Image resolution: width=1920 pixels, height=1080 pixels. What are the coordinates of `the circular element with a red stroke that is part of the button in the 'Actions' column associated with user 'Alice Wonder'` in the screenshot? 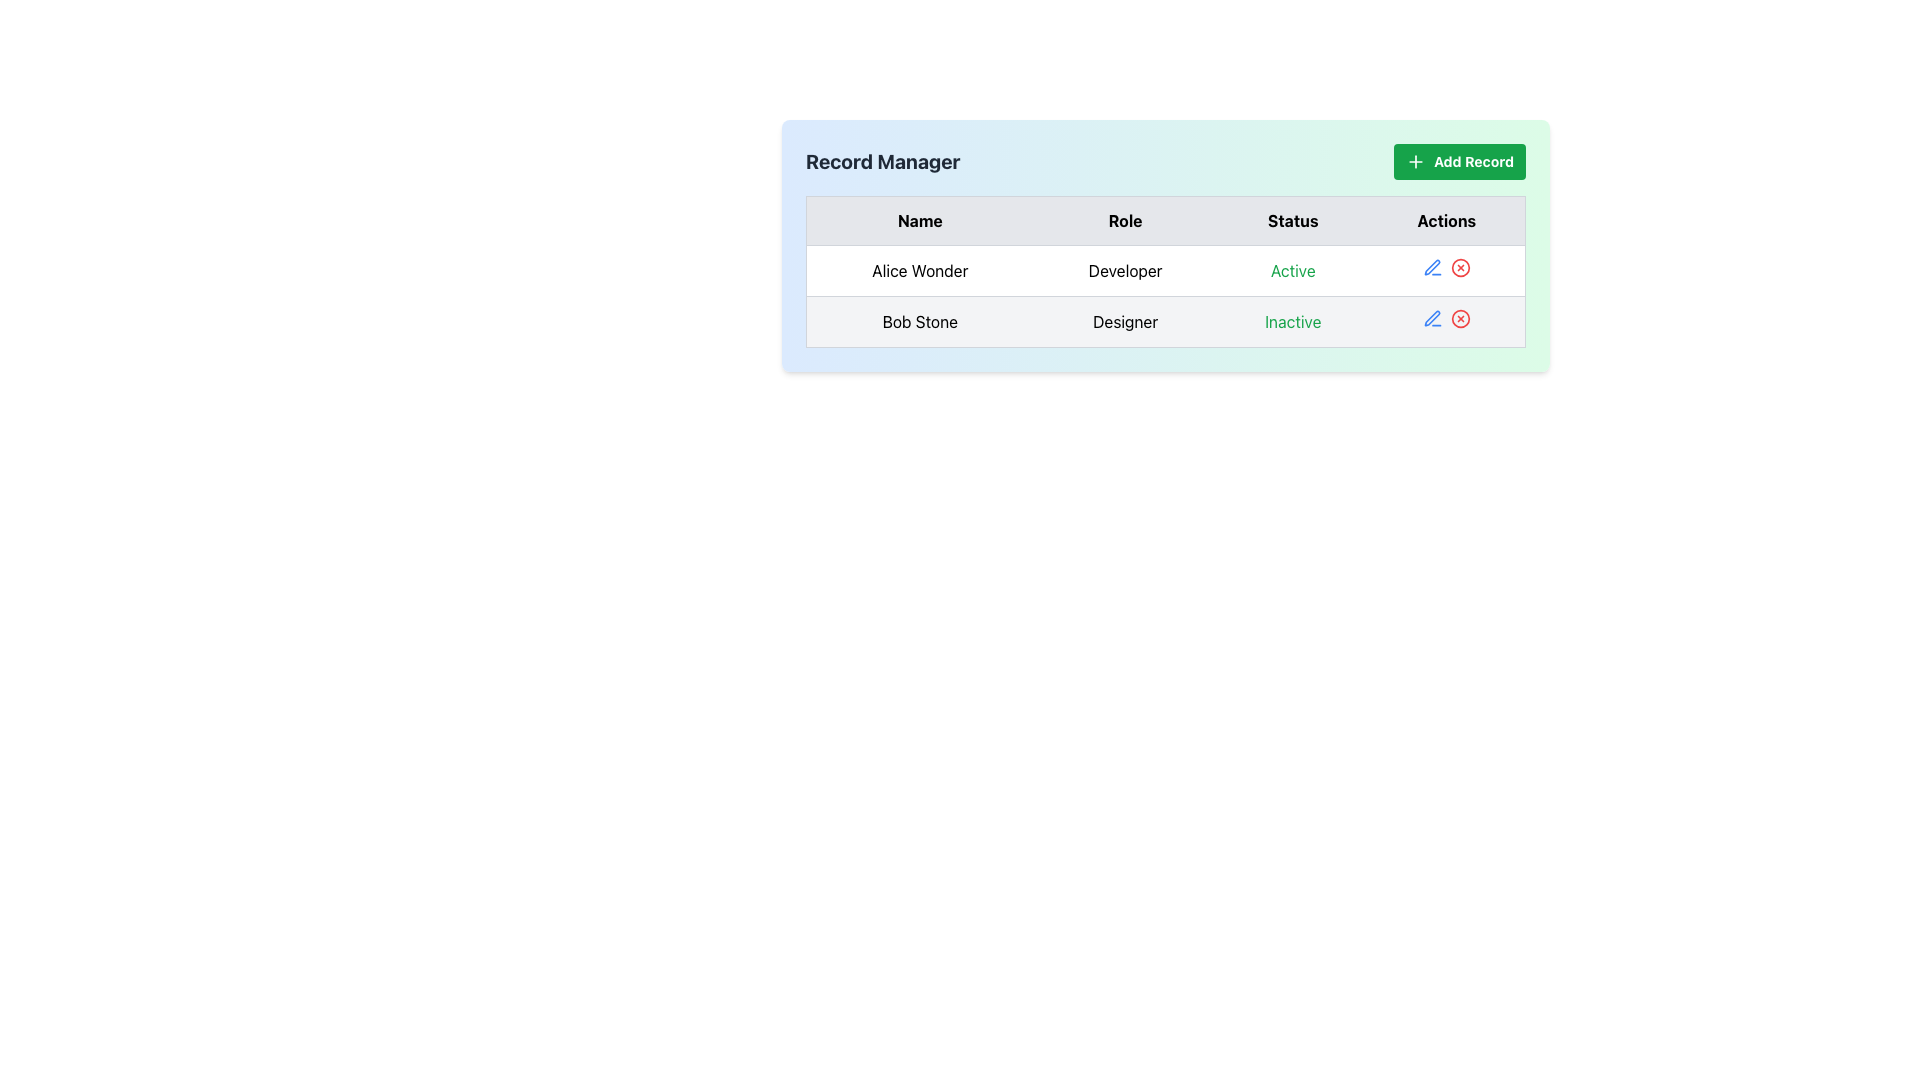 It's located at (1460, 266).